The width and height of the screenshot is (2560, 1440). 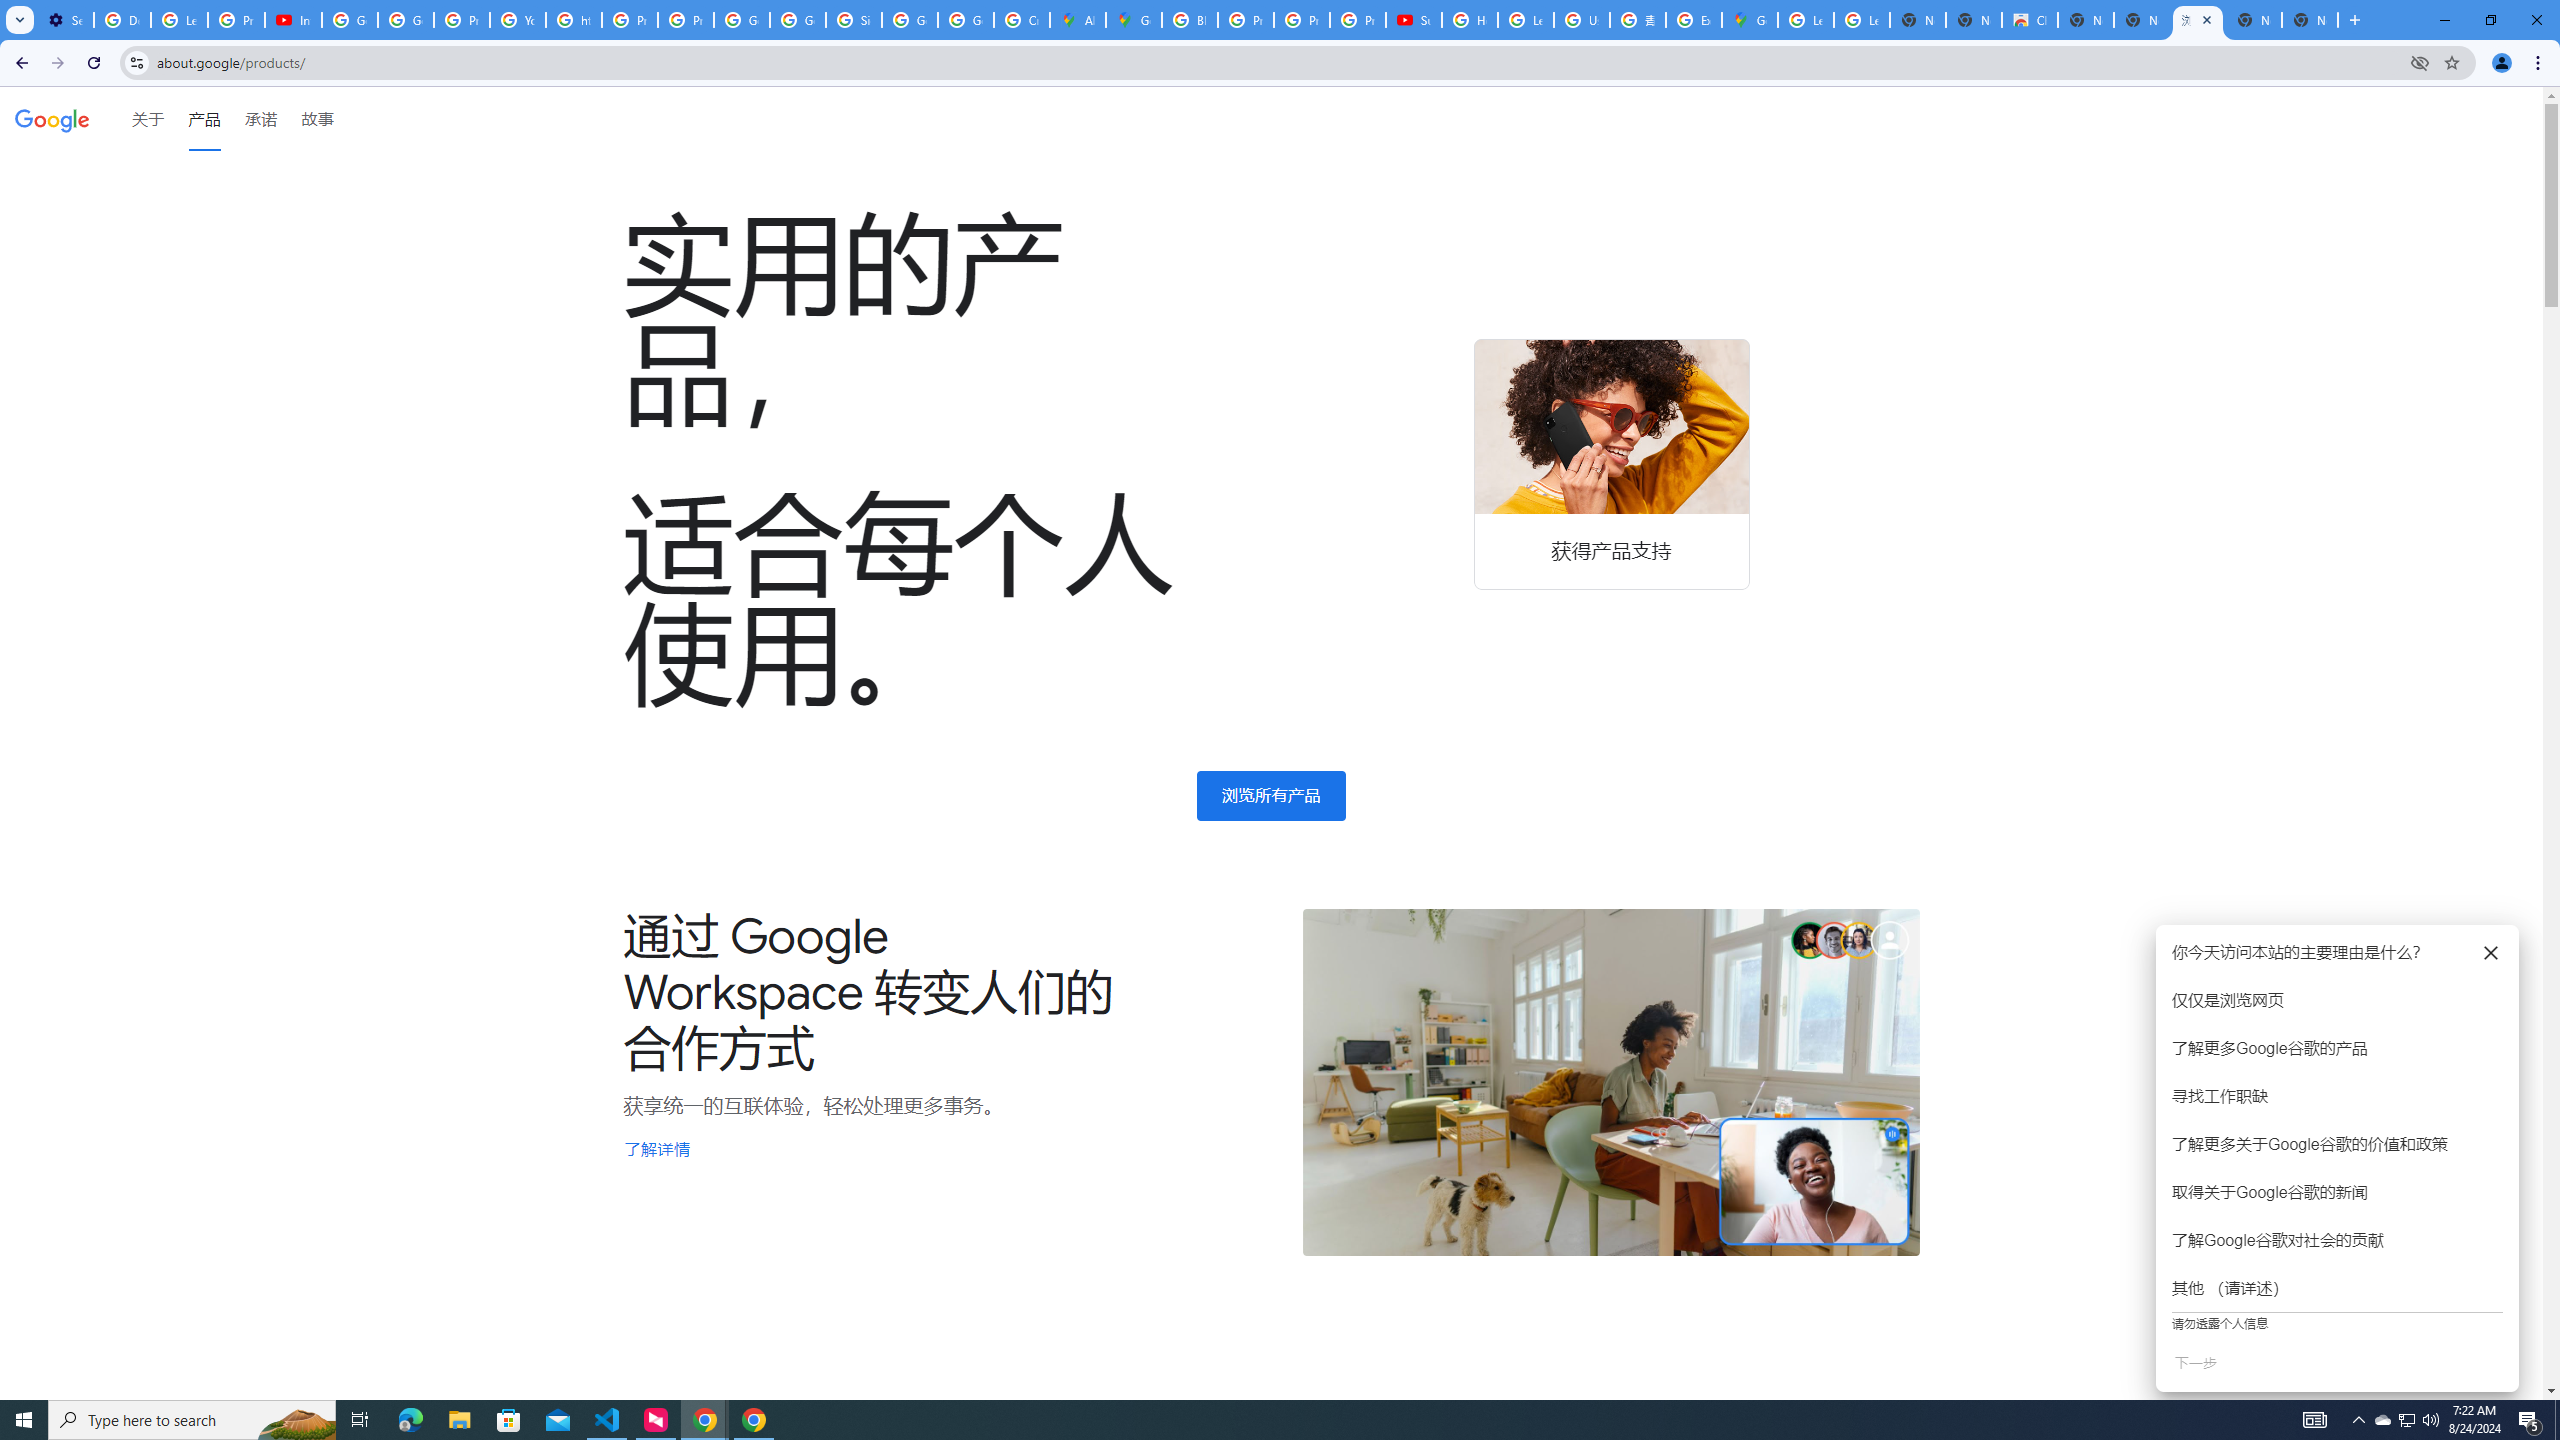 I want to click on 'Learn how to find your photos - Google Photos Help', so click(x=179, y=19).